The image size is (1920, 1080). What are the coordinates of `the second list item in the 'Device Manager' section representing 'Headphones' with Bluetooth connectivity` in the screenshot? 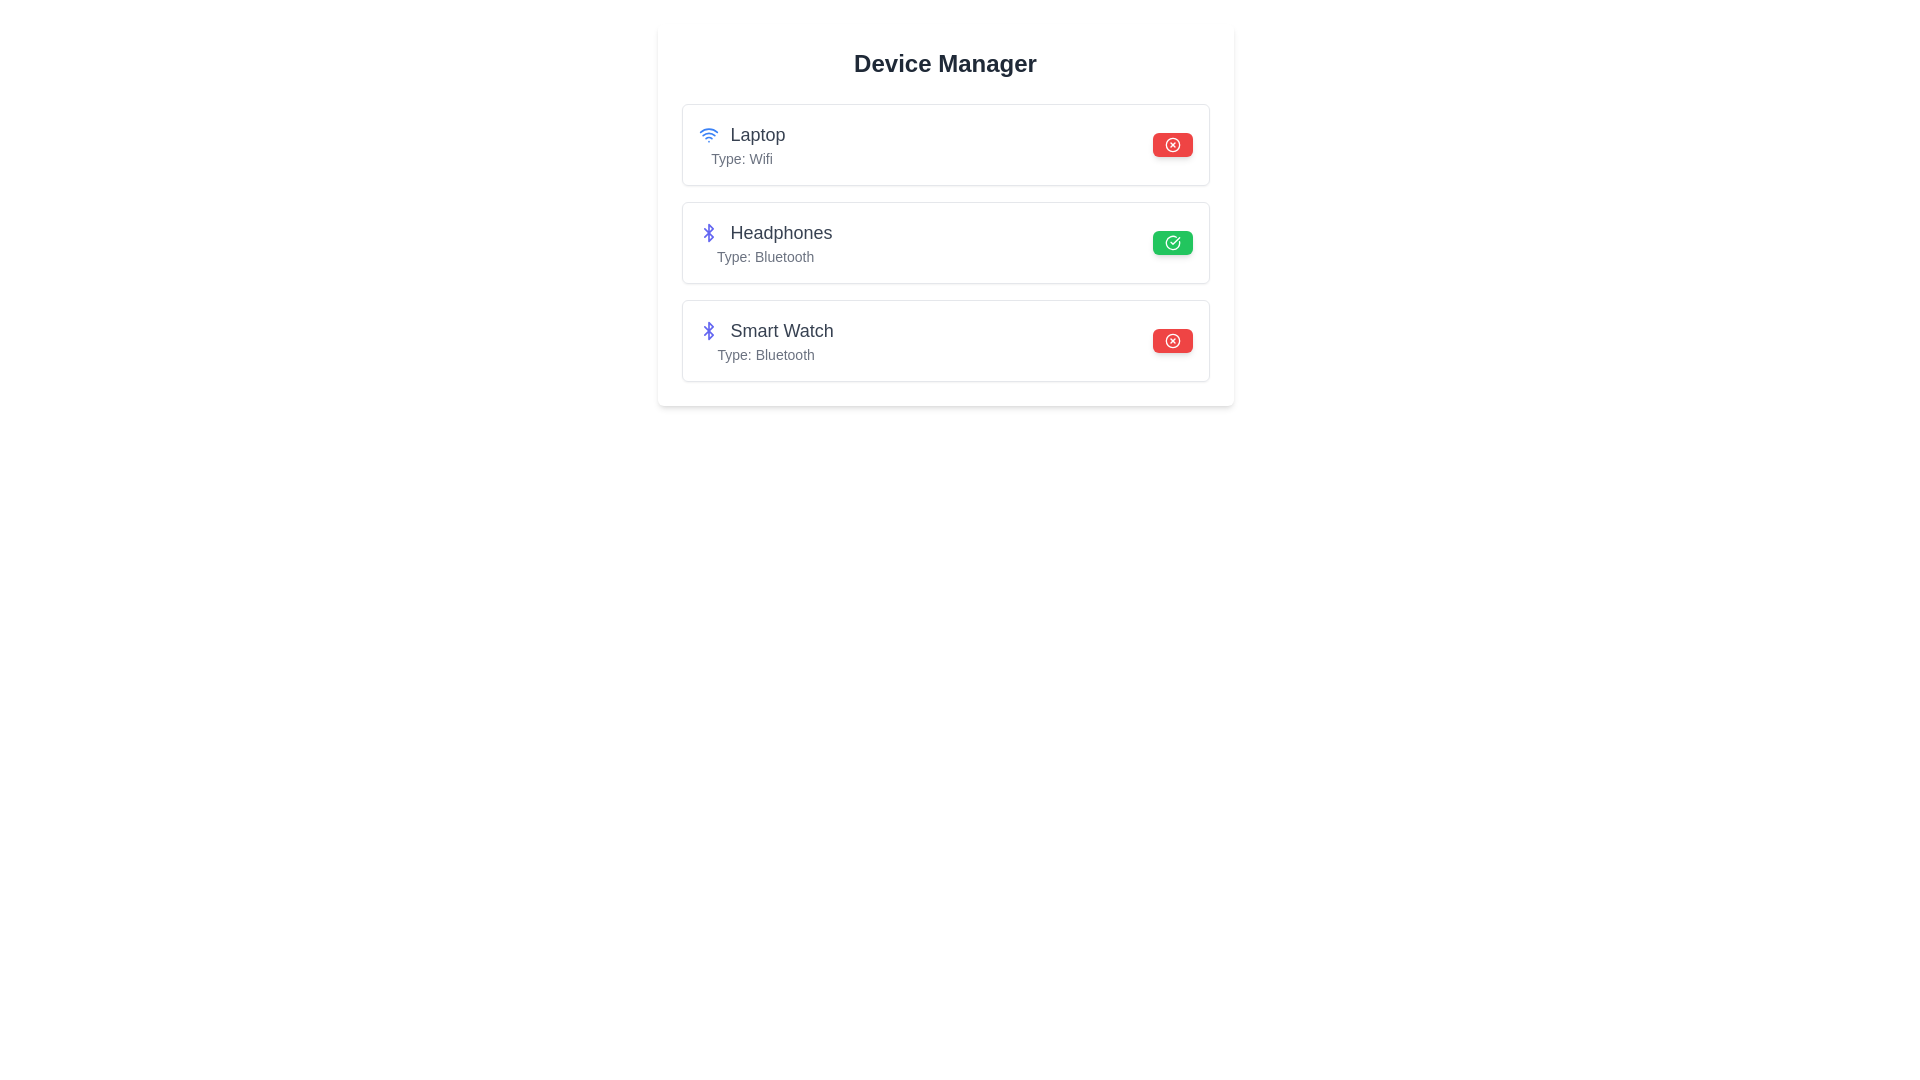 It's located at (944, 242).